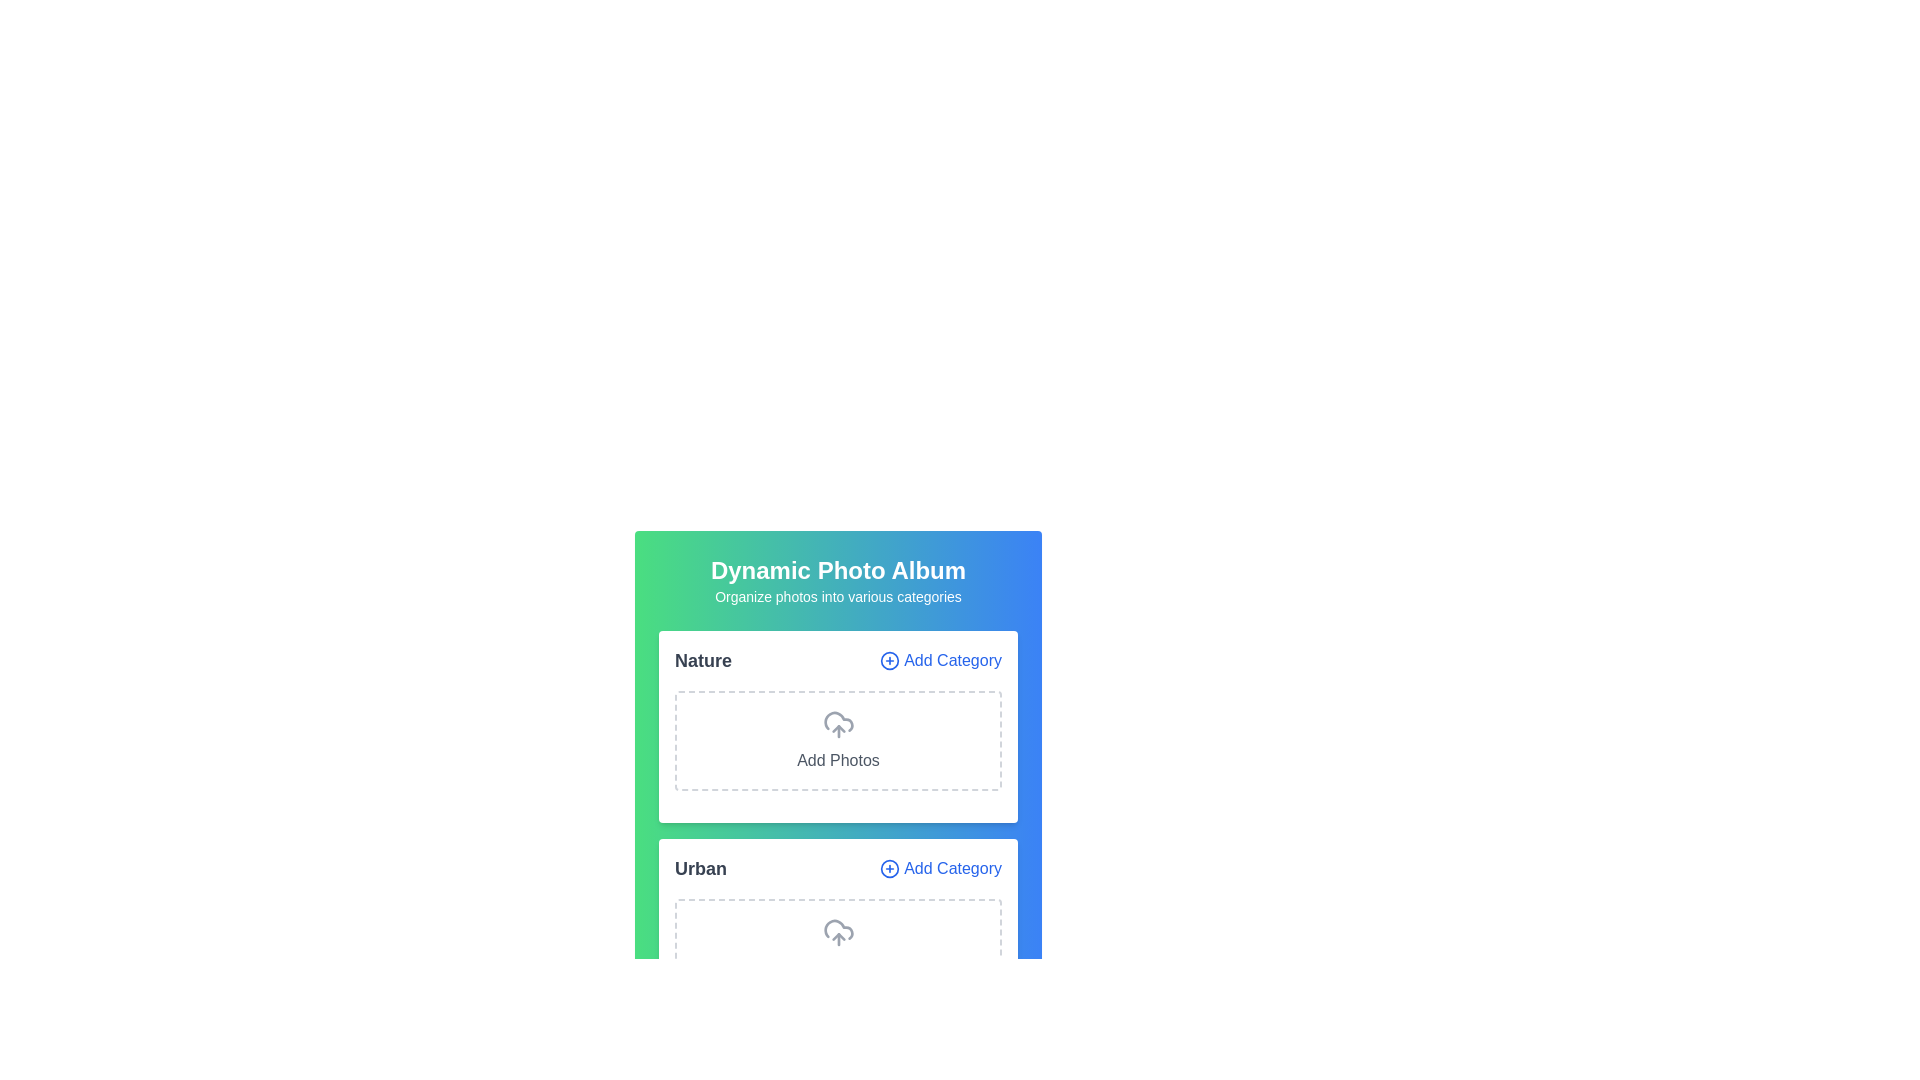 This screenshot has width=1920, height=1080. I want to click on the center of the Interactive upload area within the 'Urban' category card to potentially open a file selector, so click(838, 947).